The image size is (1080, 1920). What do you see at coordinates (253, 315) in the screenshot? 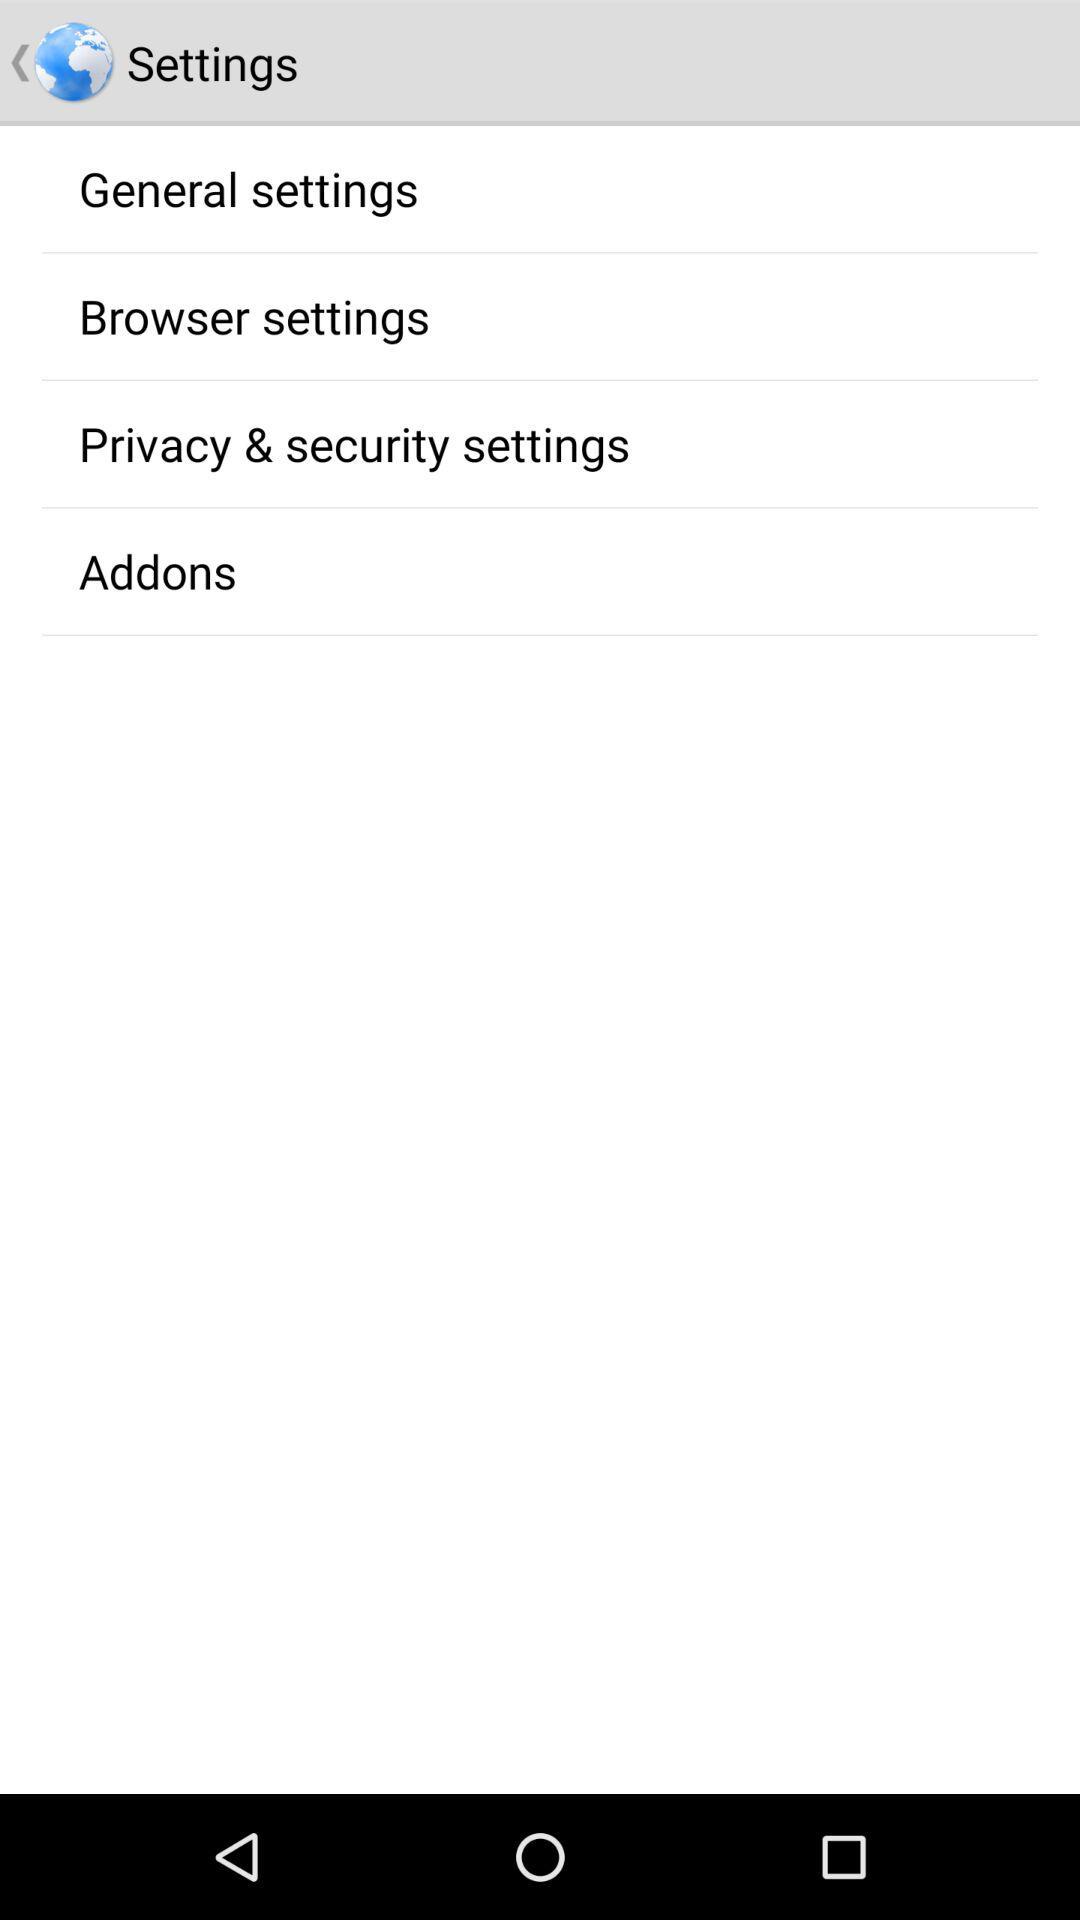
I see `the browser settings icon` at bounding box center [253, 315].